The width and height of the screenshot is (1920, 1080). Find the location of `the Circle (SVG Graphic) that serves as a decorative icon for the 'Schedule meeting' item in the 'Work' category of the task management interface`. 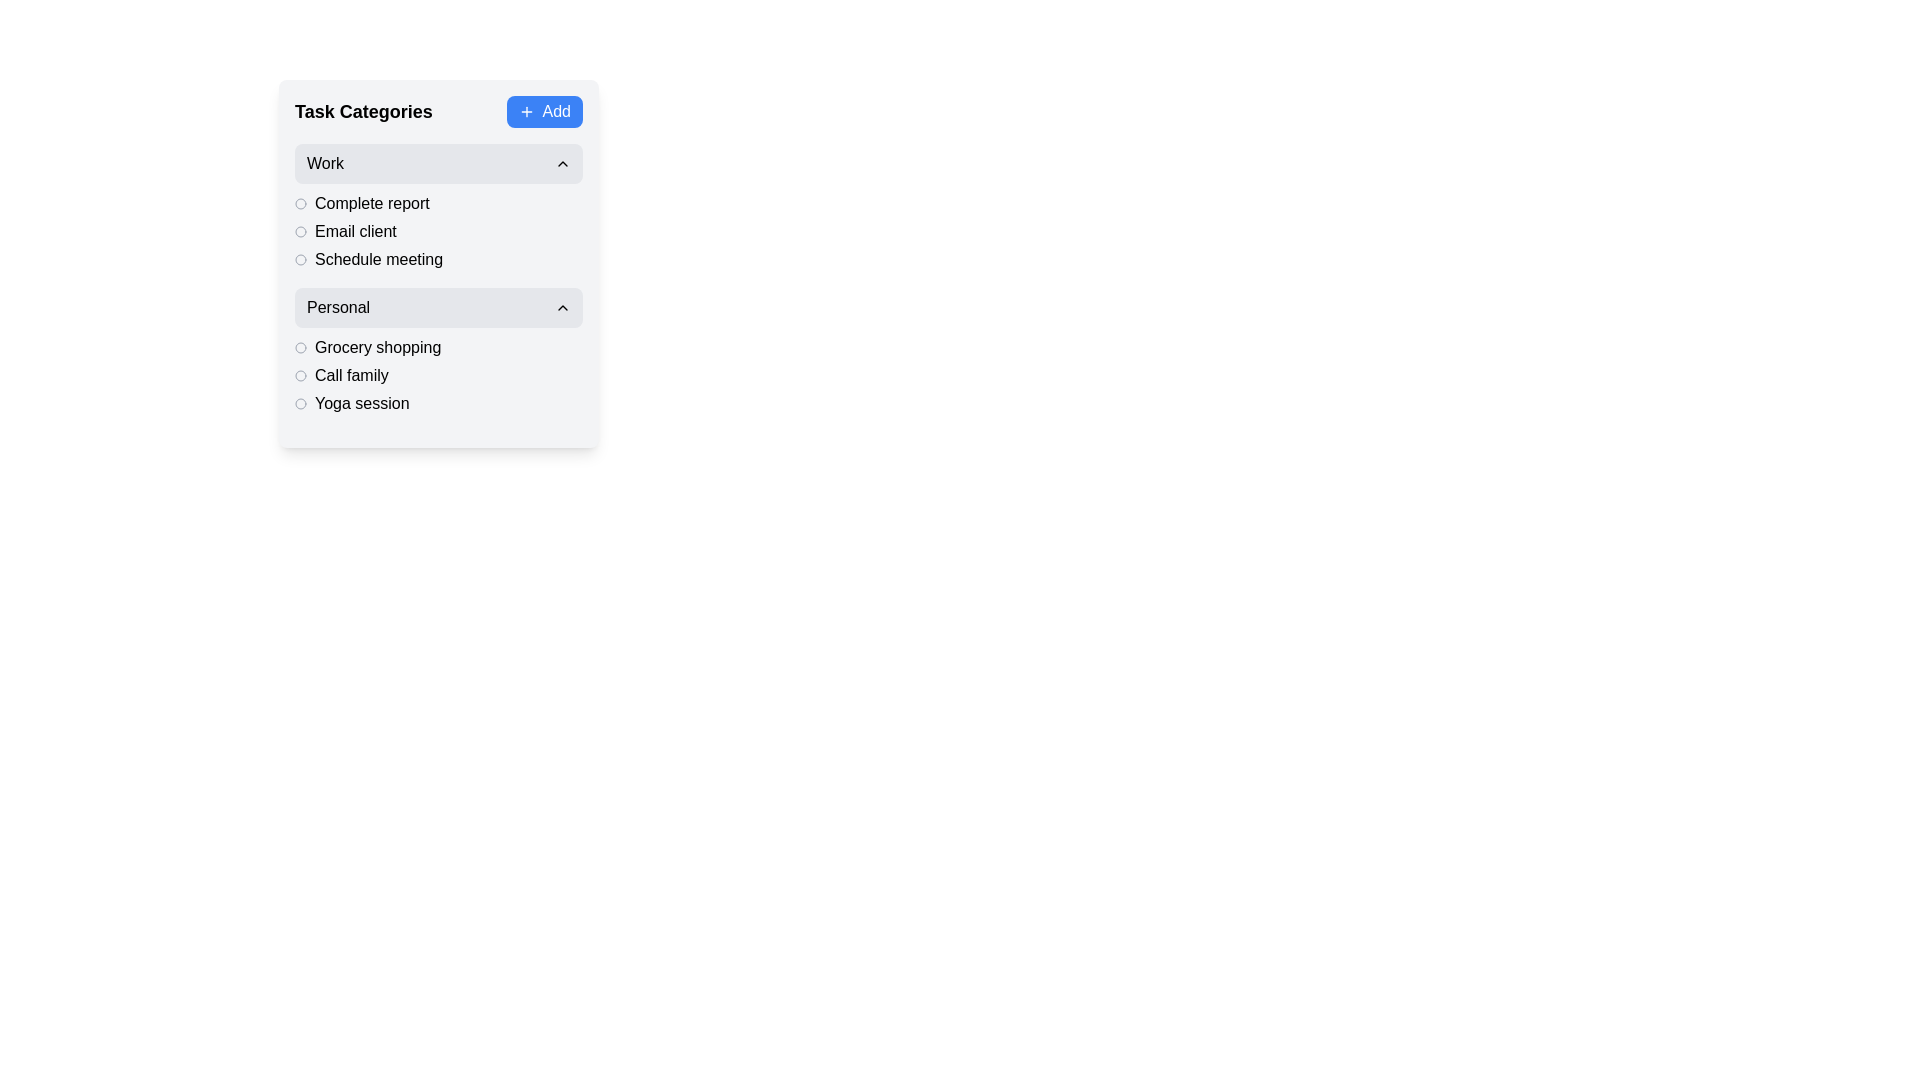

the Circle (SVG Graphic) that serves as a decorative icon for the 'Schedule meeting' item in the 'Work' category of the task management interface is located at coordinates (300, 258).